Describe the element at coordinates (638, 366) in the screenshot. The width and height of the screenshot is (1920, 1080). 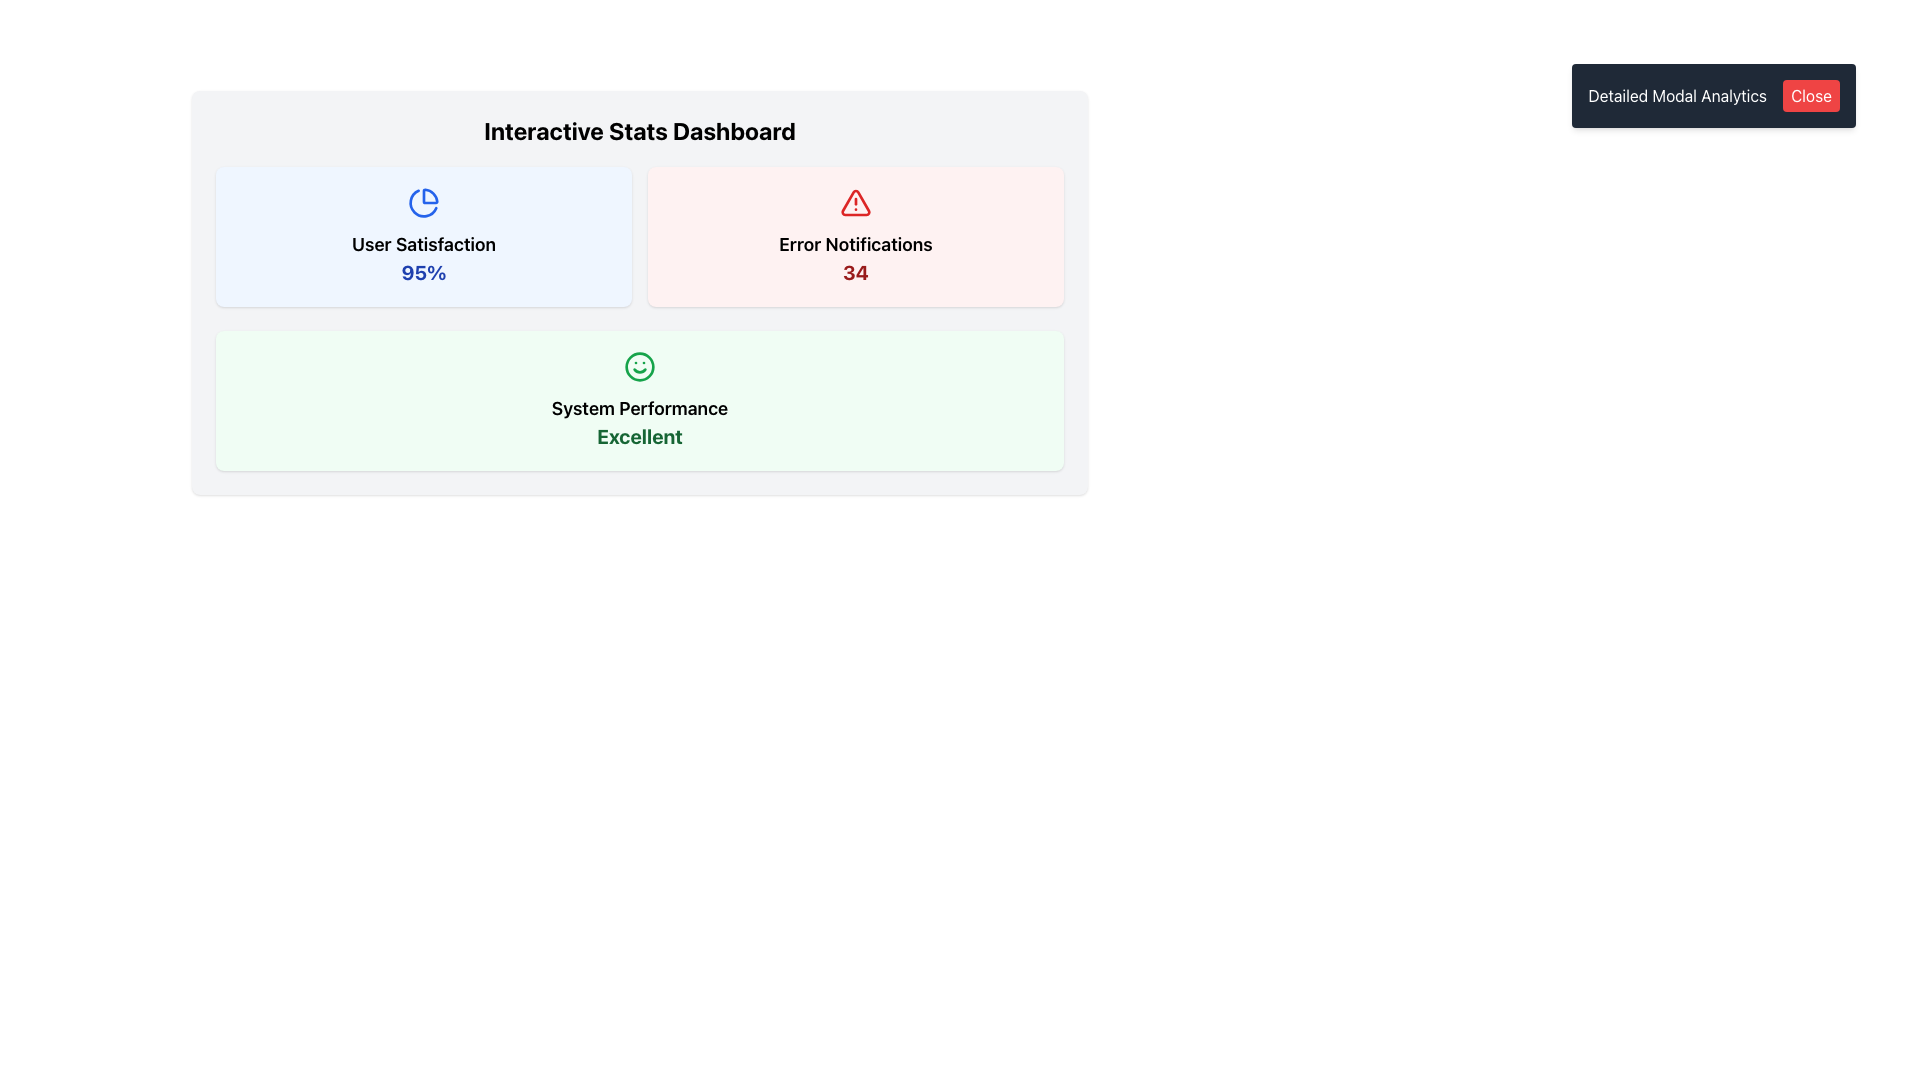
I see `the circular graphic element that is part of the smiley face icon in the 'System Performance Excellent' panel of the 'Interactive Stats Dashboard'` at that location.